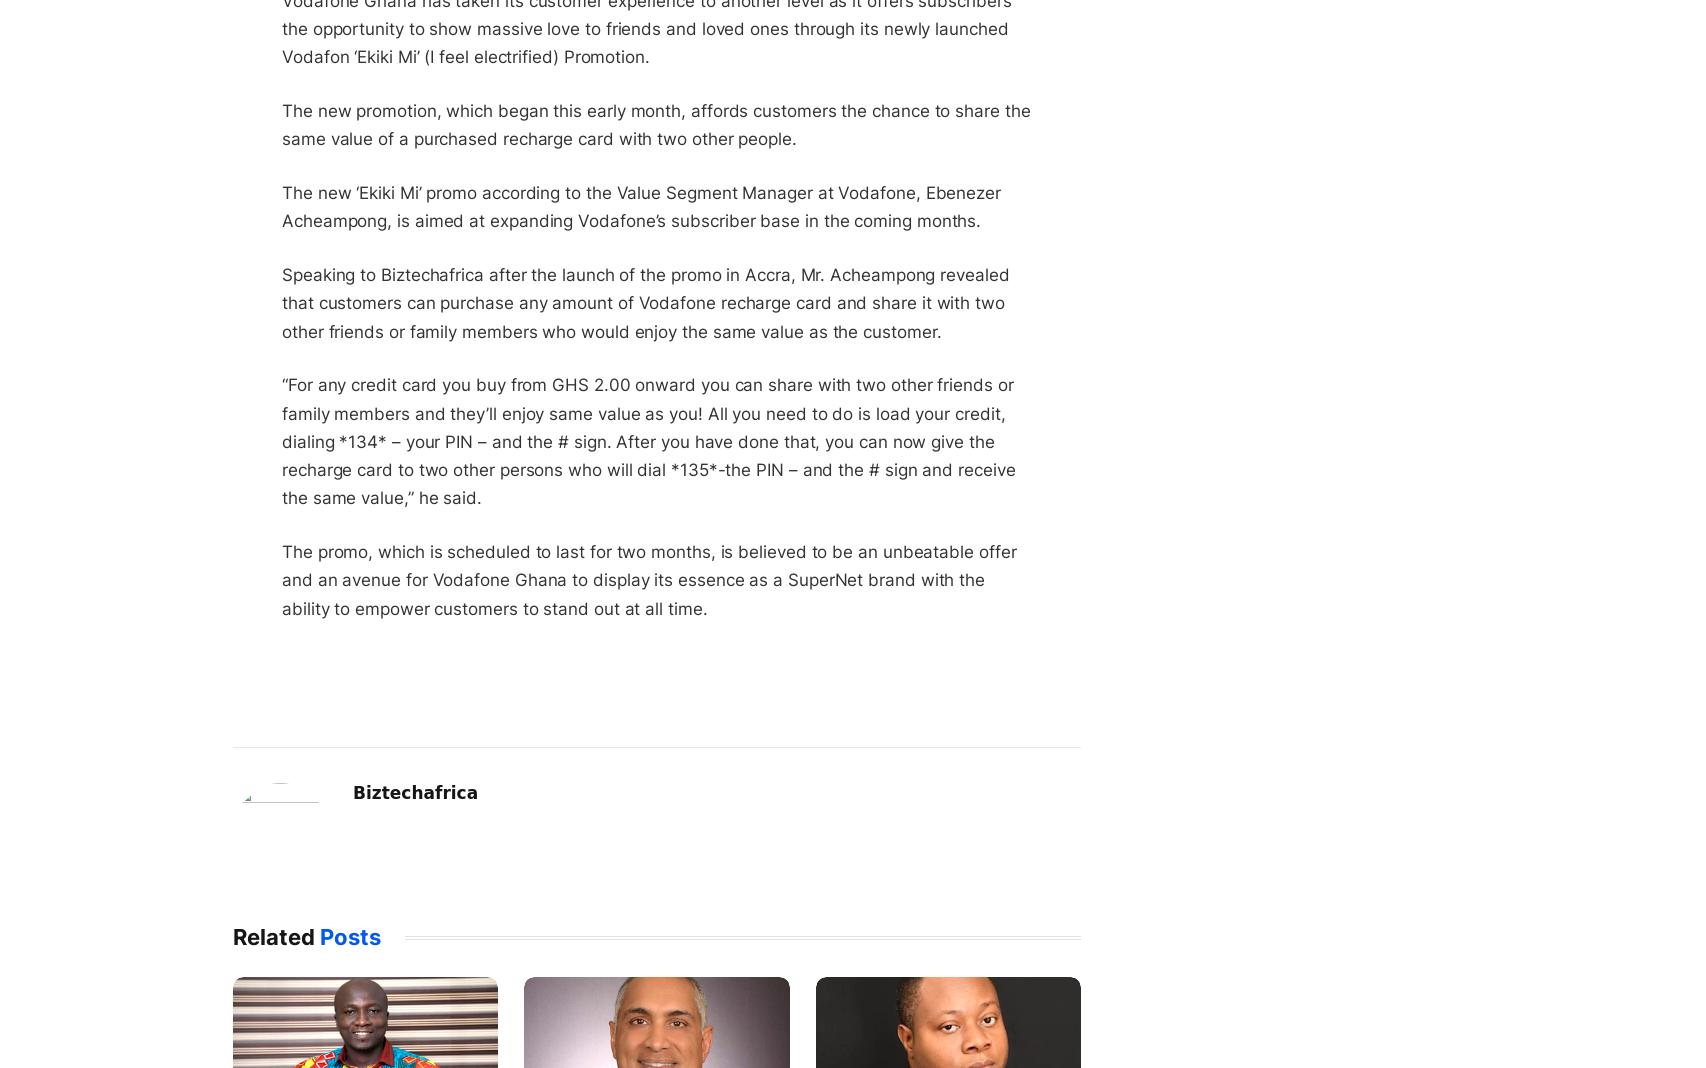  Describe the element at coordinates (647, 579) in the screenshot. I see `'The promo, which is scheduled to last for two months, is believed to be an unbeatable offer and an avenue for Vodafone Ghana to display its essence as a SuperNet brand with the ability to empower customers to stand out at all time.'` at that location.